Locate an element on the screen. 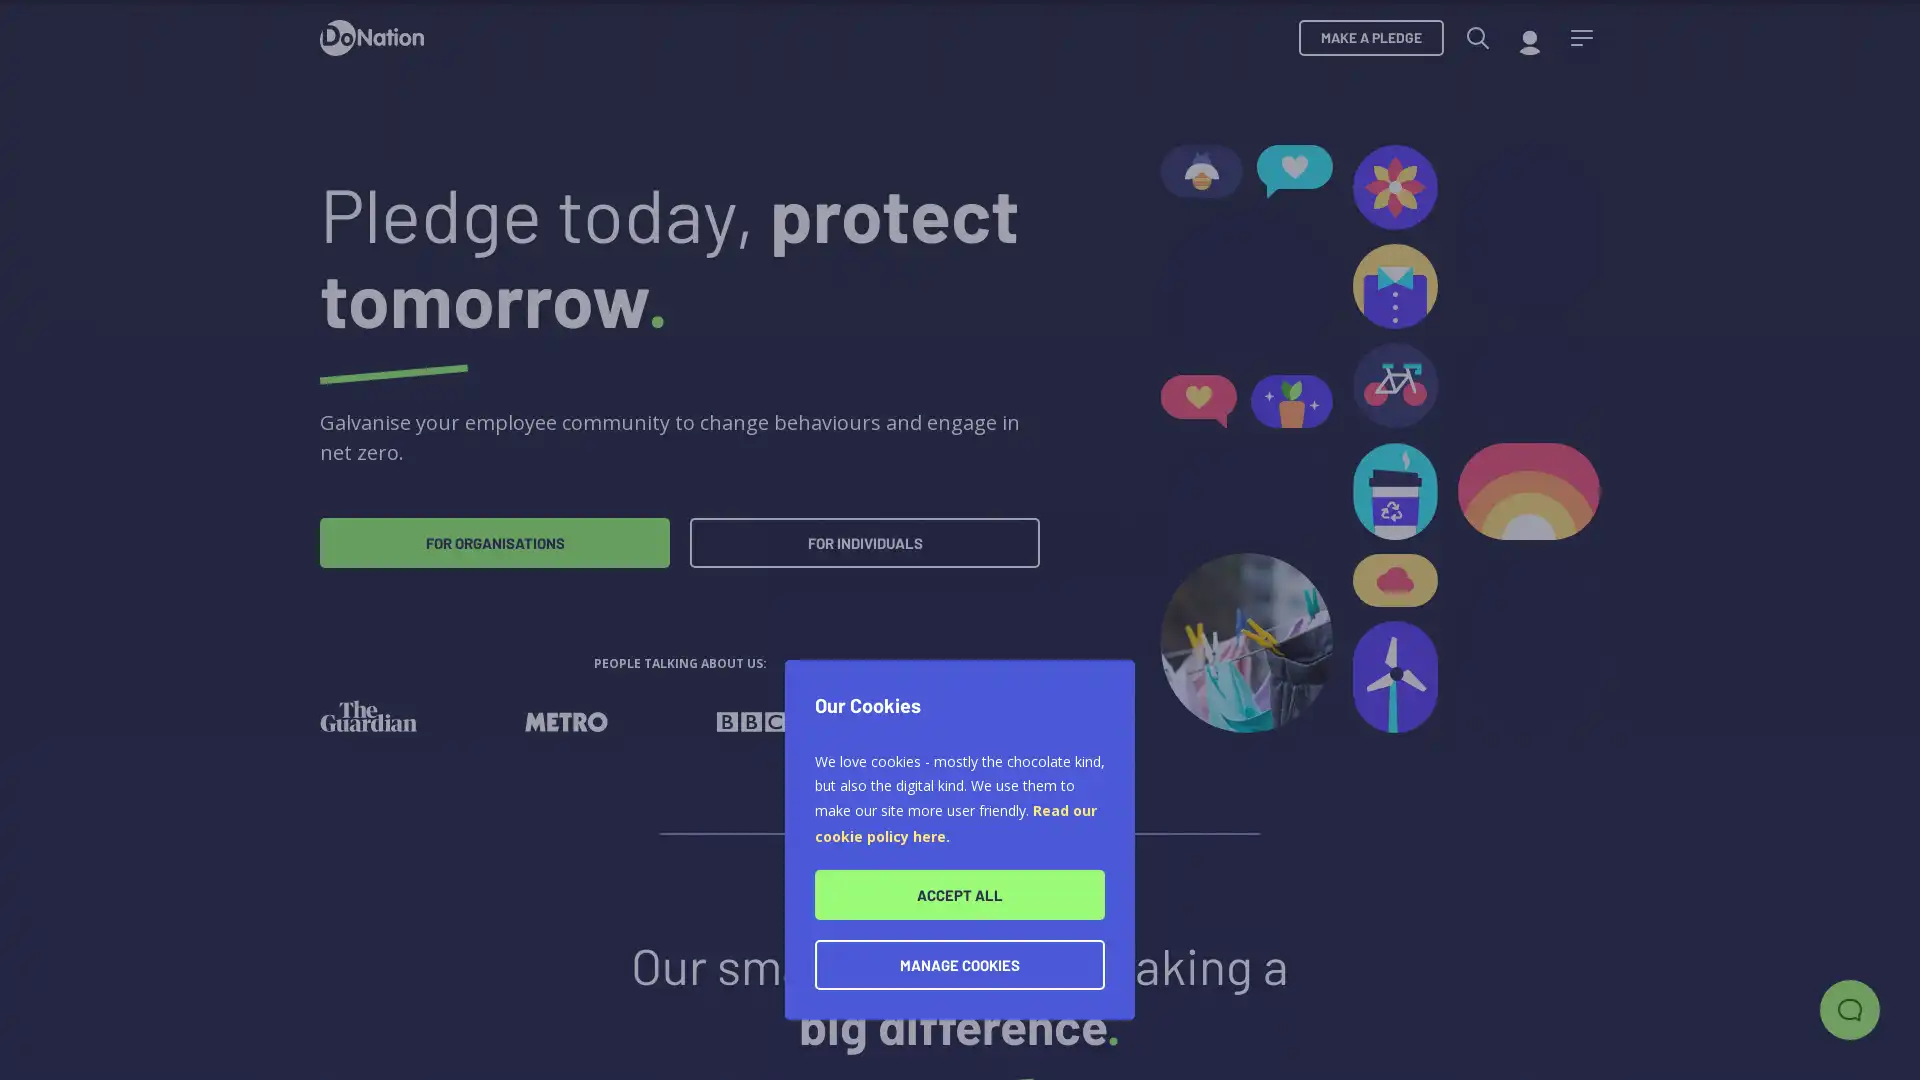  ACCEPT ALL is located at coordinates (960, 893).